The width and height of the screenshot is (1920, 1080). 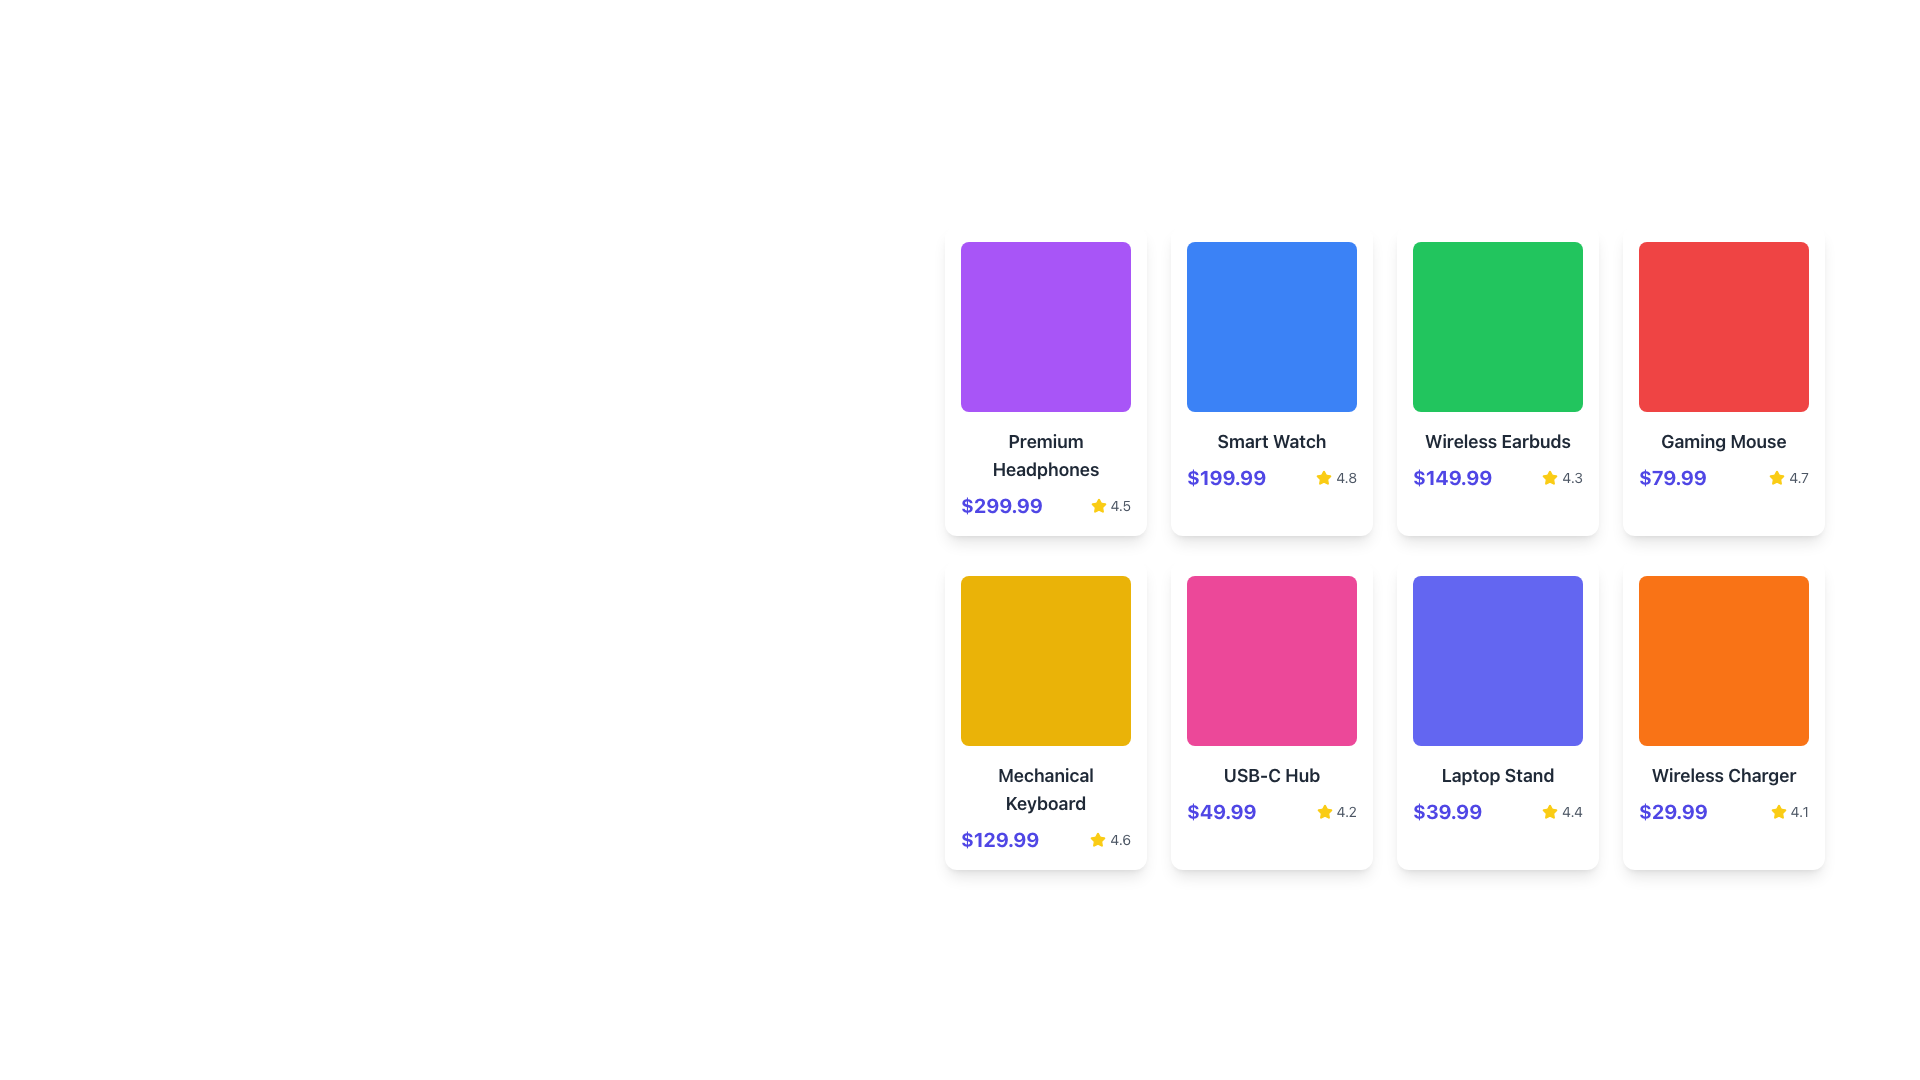 I want to click on text from the label that says 'Wireless Charger', which is displayed in bold and larger font within a card layout in the grid, so click(x=1722, y=774).